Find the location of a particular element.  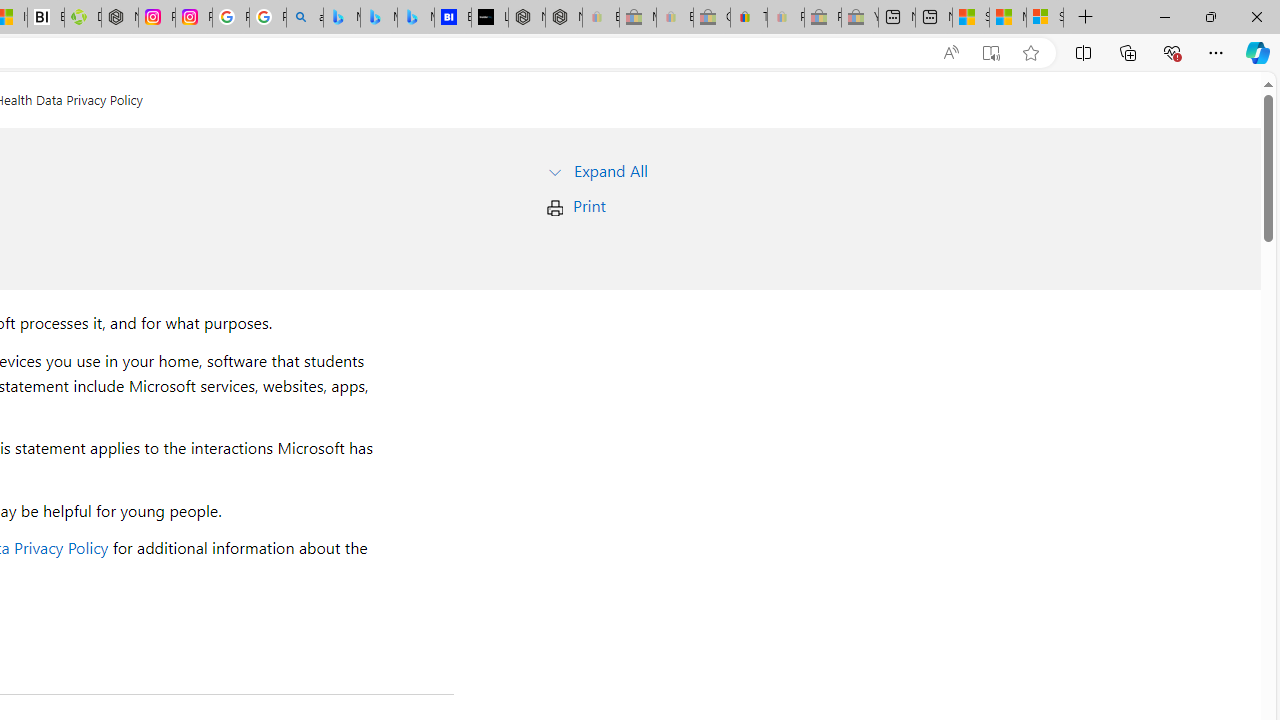

'Microsoft Bing Travel - Shangri-La Hotel Bangkok' is located at coordinates (415, 17).